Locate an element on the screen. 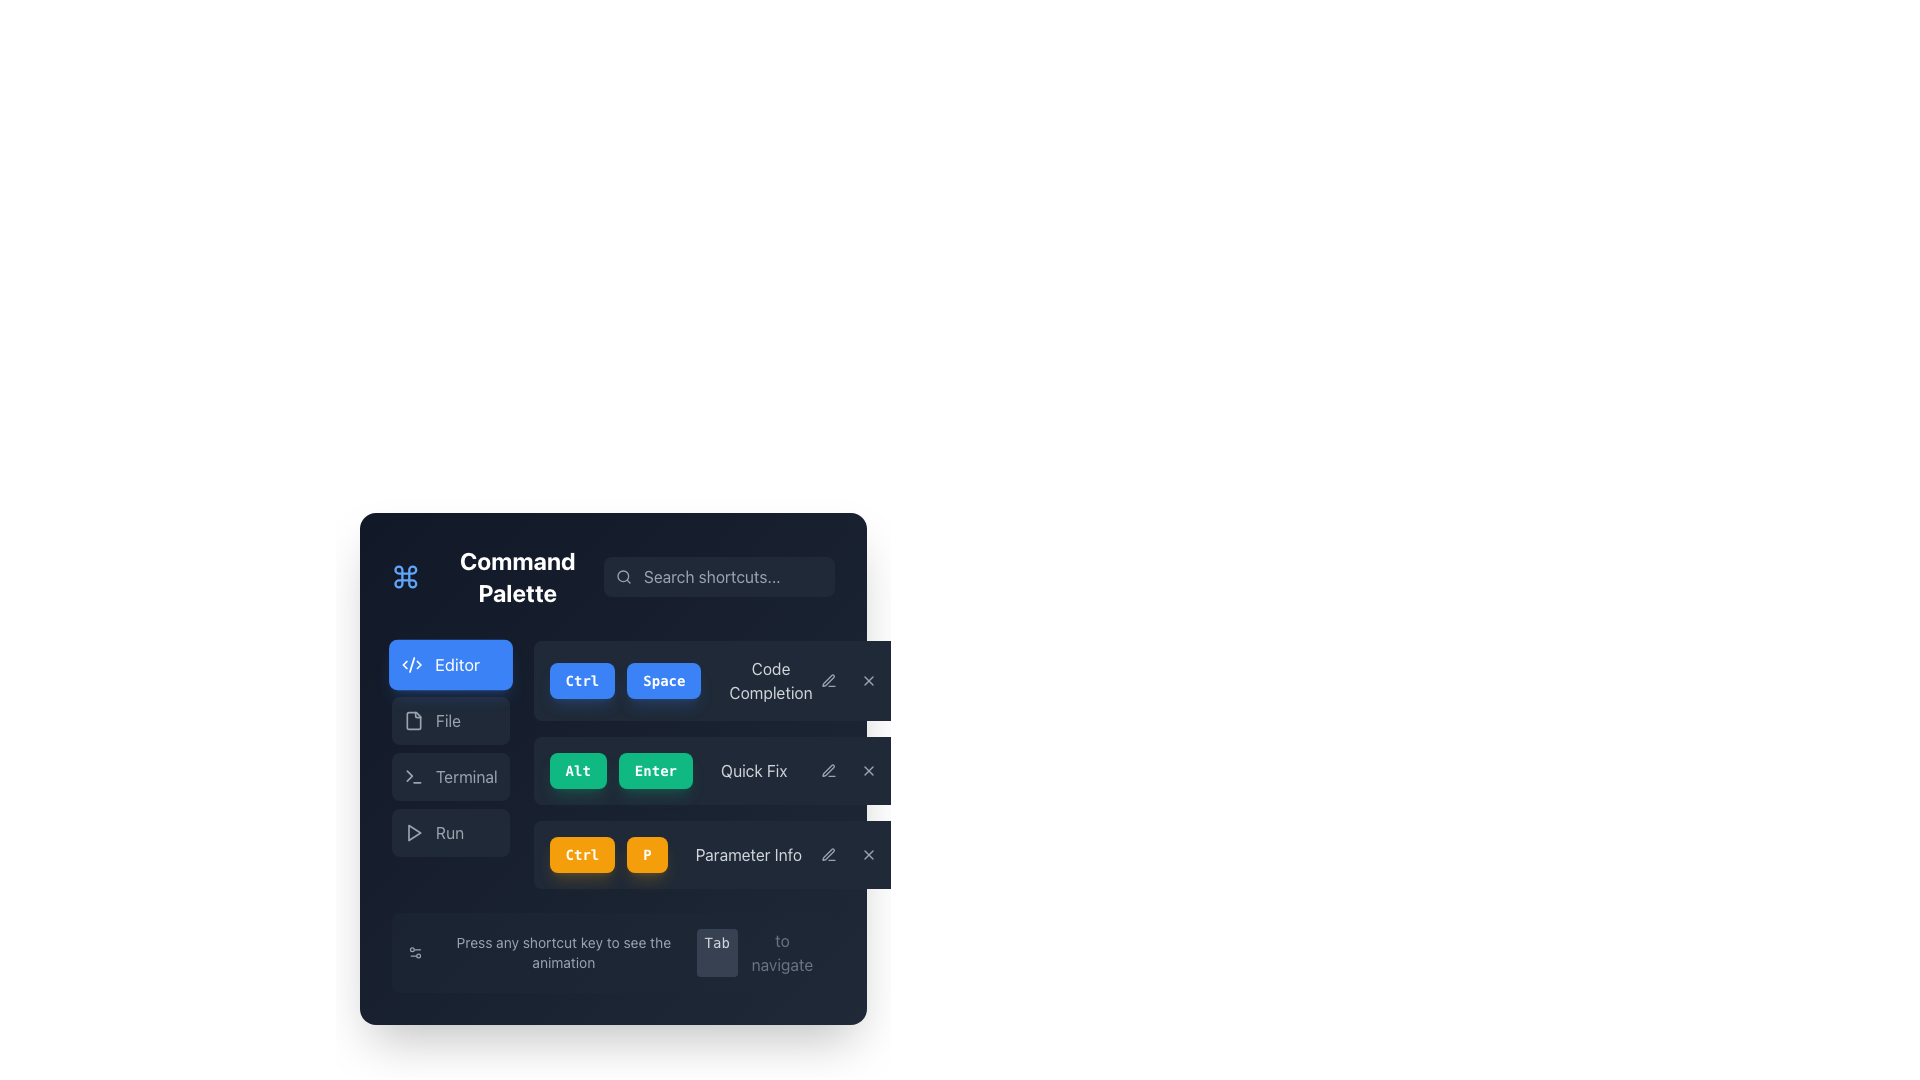 Image resolution: width=1920 pixels, height=1080 pixels. the grayish pen icon located in the upper-right aligned button group of the command palette UI, which corresponds to the 'Parameter Info' action is located at coordinates (828, 855).